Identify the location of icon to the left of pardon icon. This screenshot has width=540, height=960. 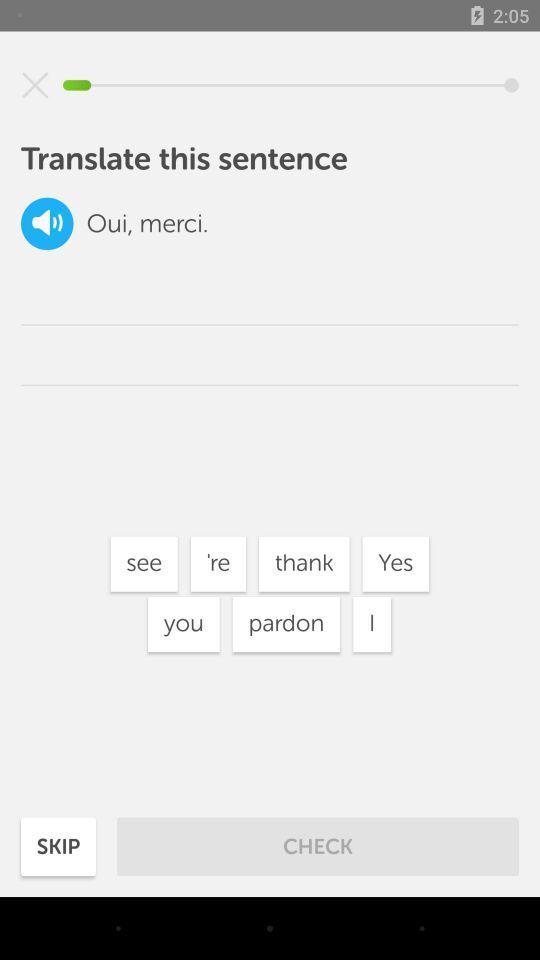
(183, 623).